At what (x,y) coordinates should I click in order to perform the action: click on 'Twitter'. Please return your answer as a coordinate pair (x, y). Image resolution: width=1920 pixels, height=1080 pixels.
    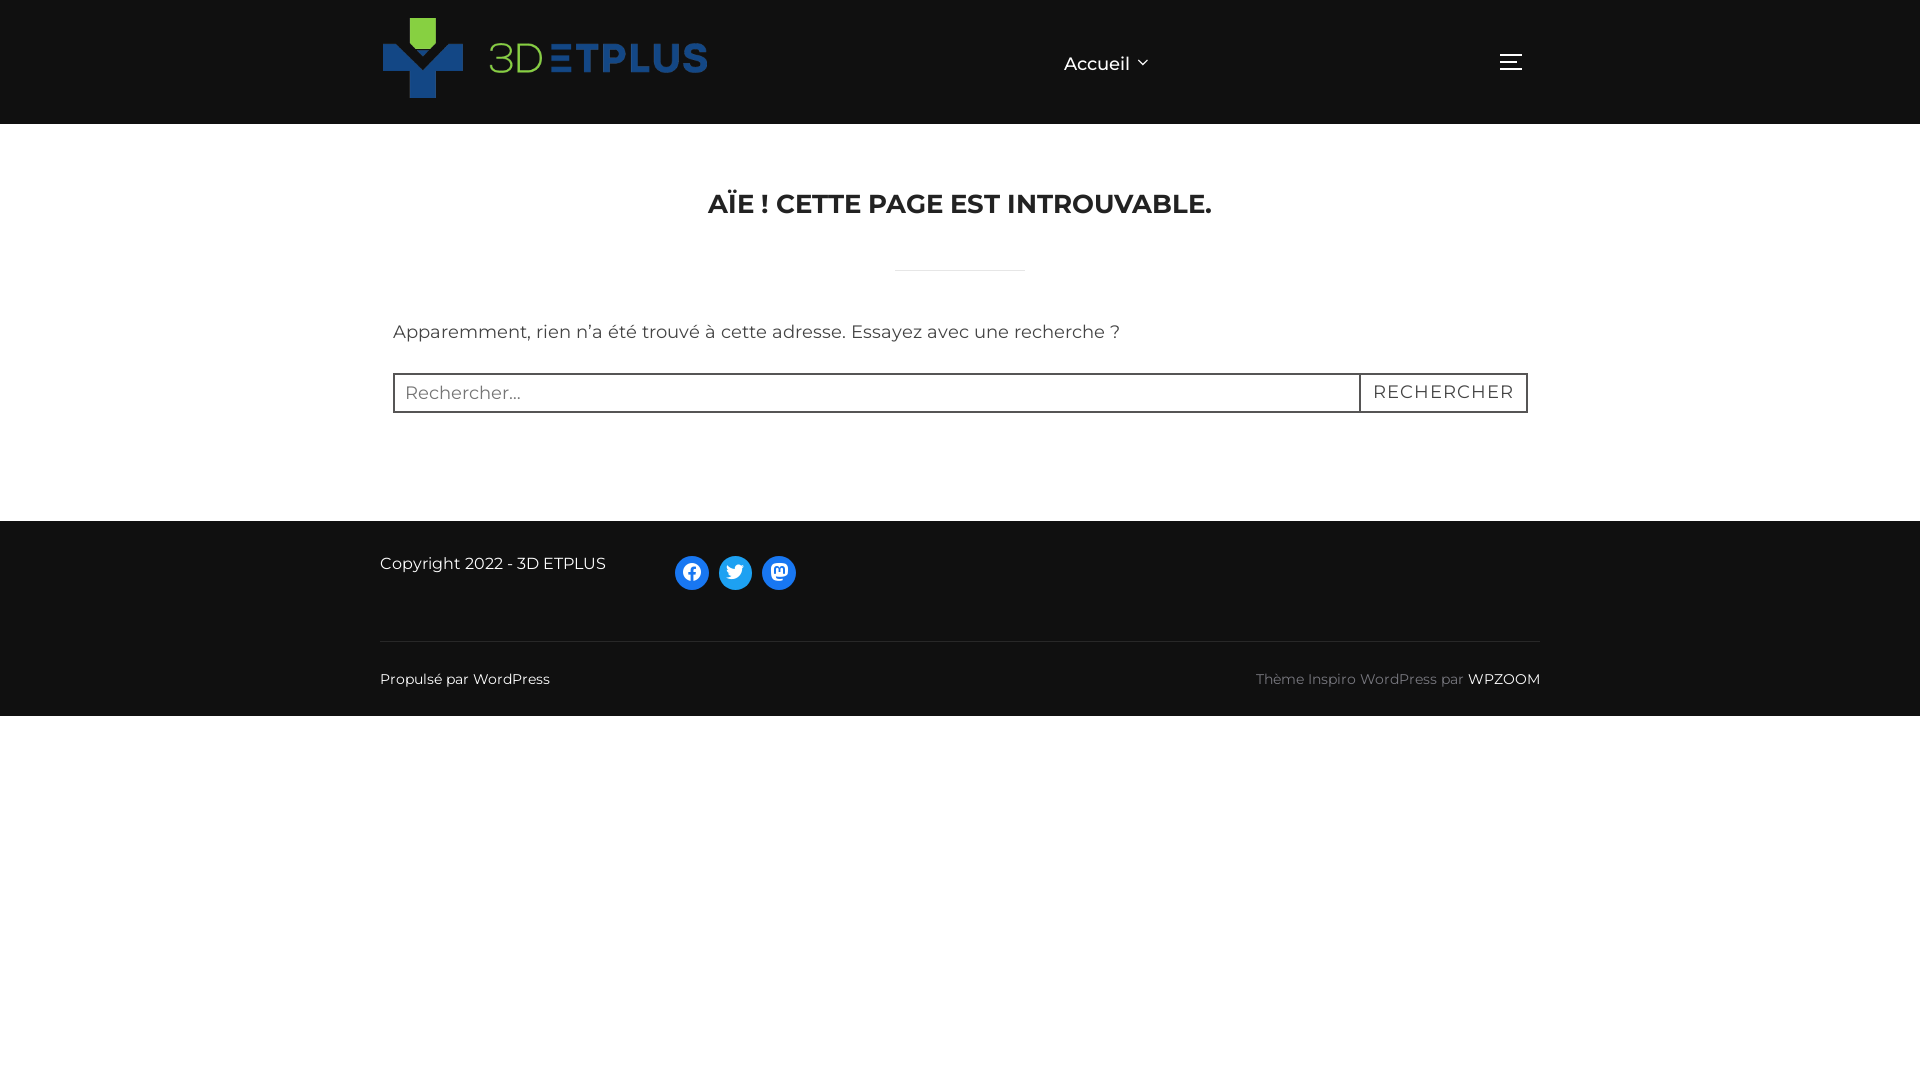
    Looking at the image, I should click on (734, 573).